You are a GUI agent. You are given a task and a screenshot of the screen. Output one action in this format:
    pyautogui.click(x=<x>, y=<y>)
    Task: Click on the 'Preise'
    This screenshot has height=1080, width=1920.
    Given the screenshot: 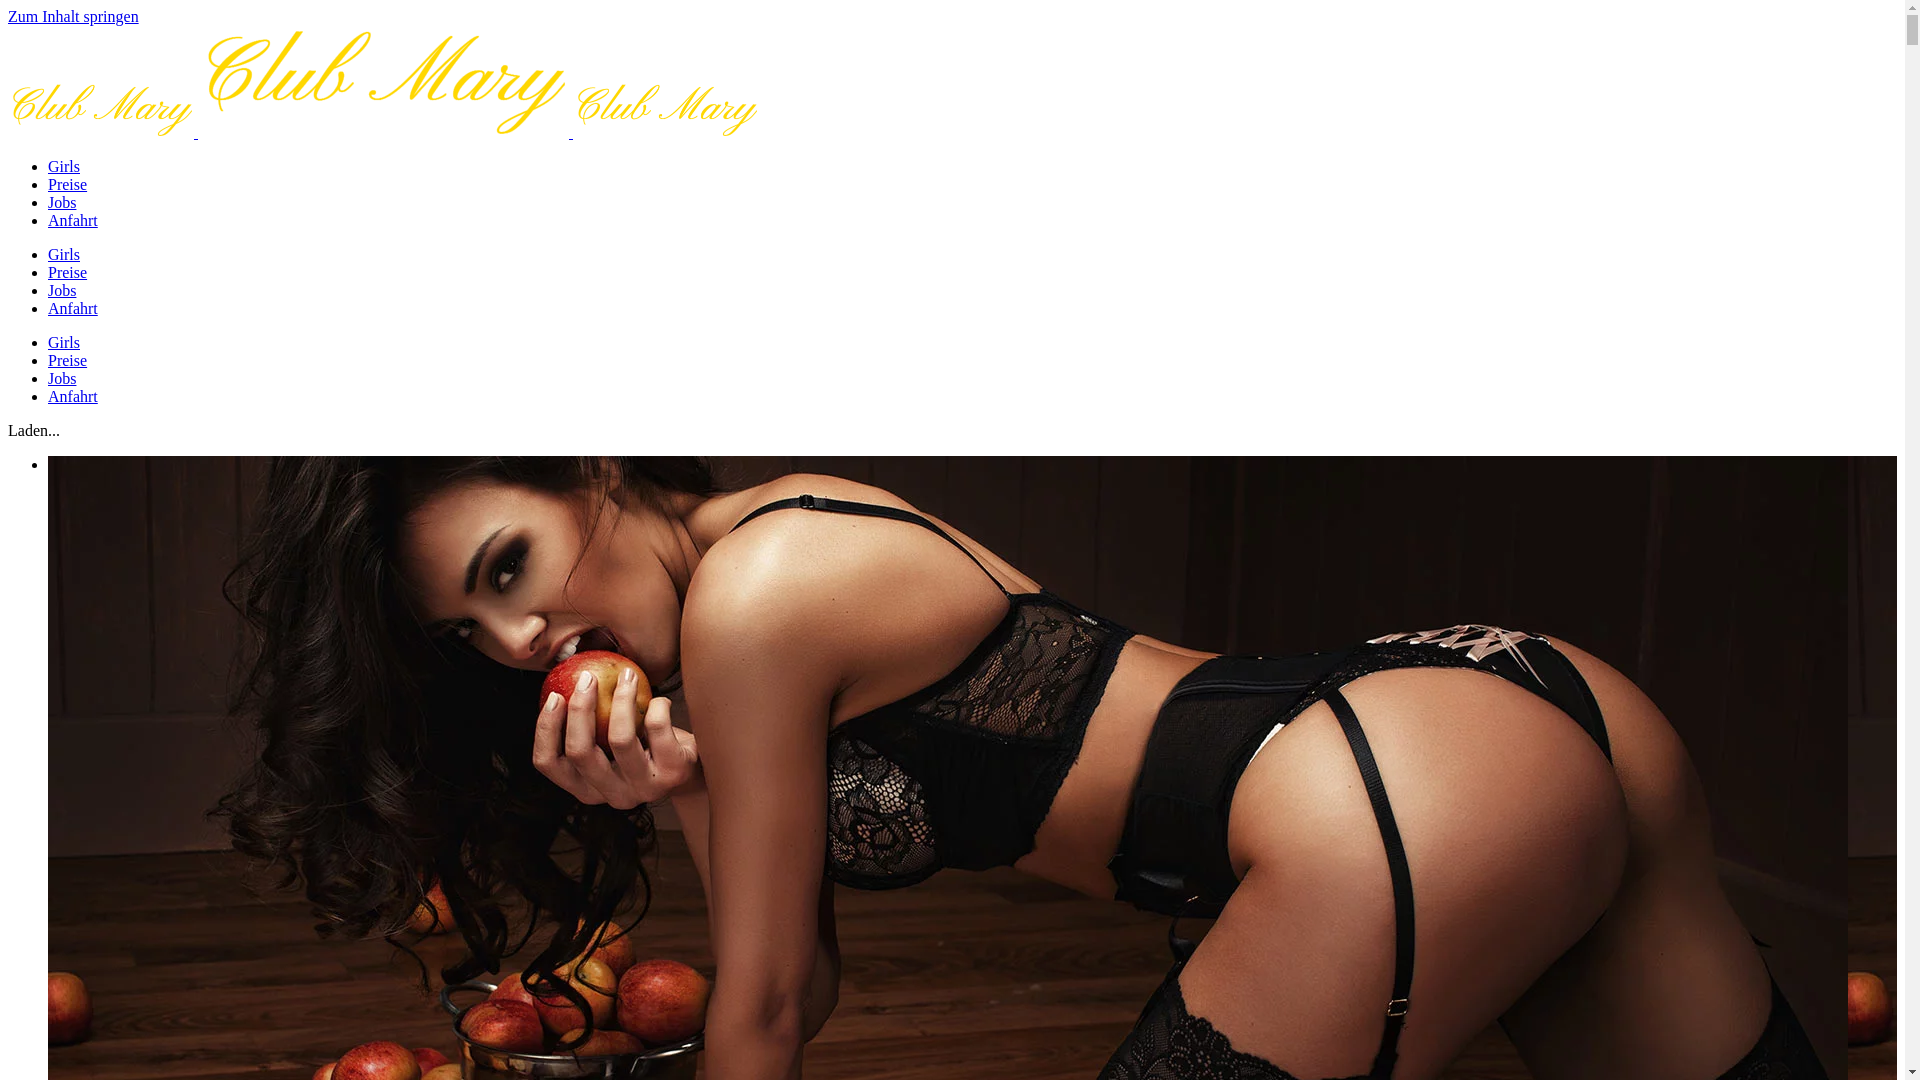 What is the action you would take?
    pyautogui.click(x=67, y=272)
    